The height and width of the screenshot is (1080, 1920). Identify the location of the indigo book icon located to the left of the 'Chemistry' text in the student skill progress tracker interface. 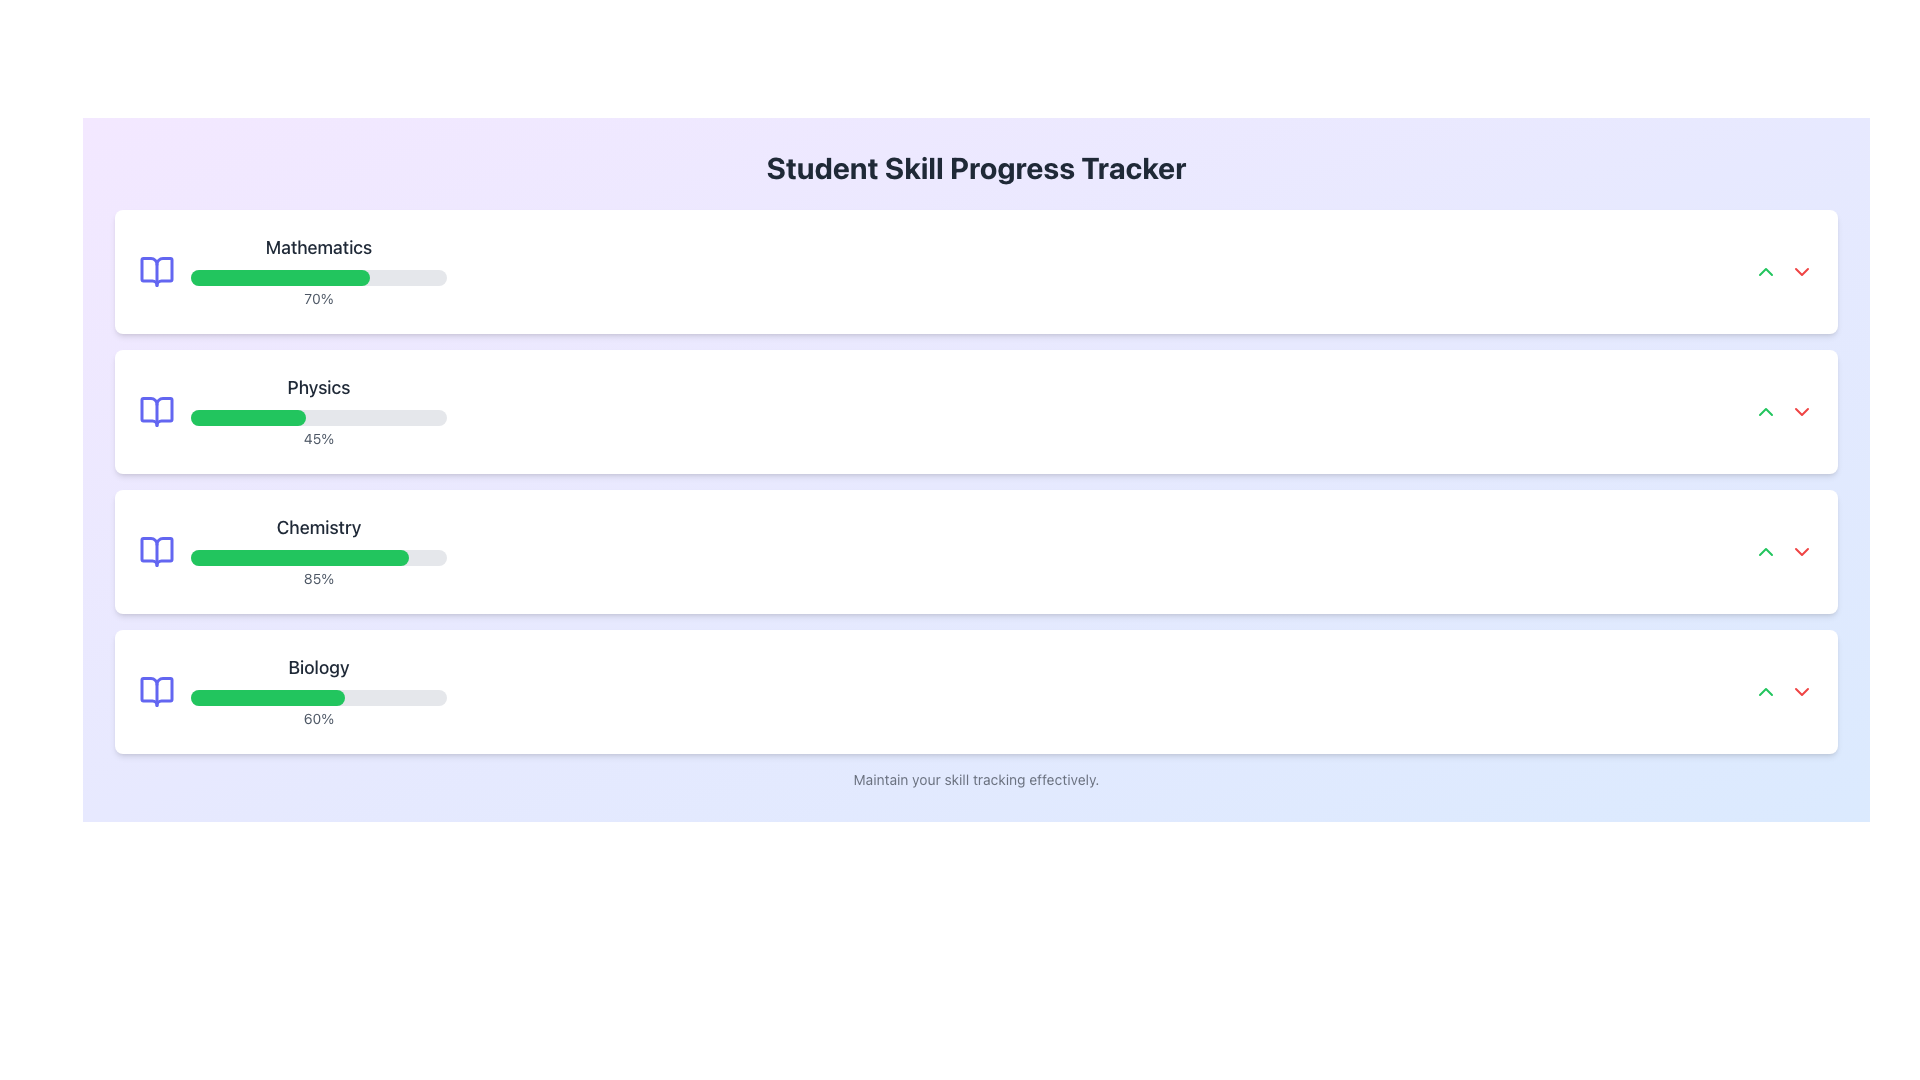
(156, 551).